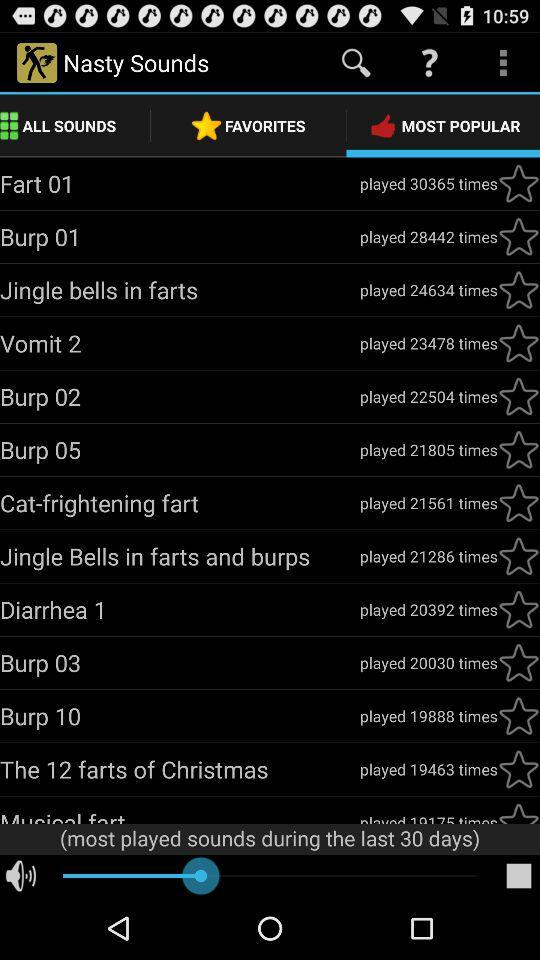 The image size is (540, 960). What do you see at coordinates (518, 812) in the screenshot?
I see `click for favorite` at bounding box center [518, 812].